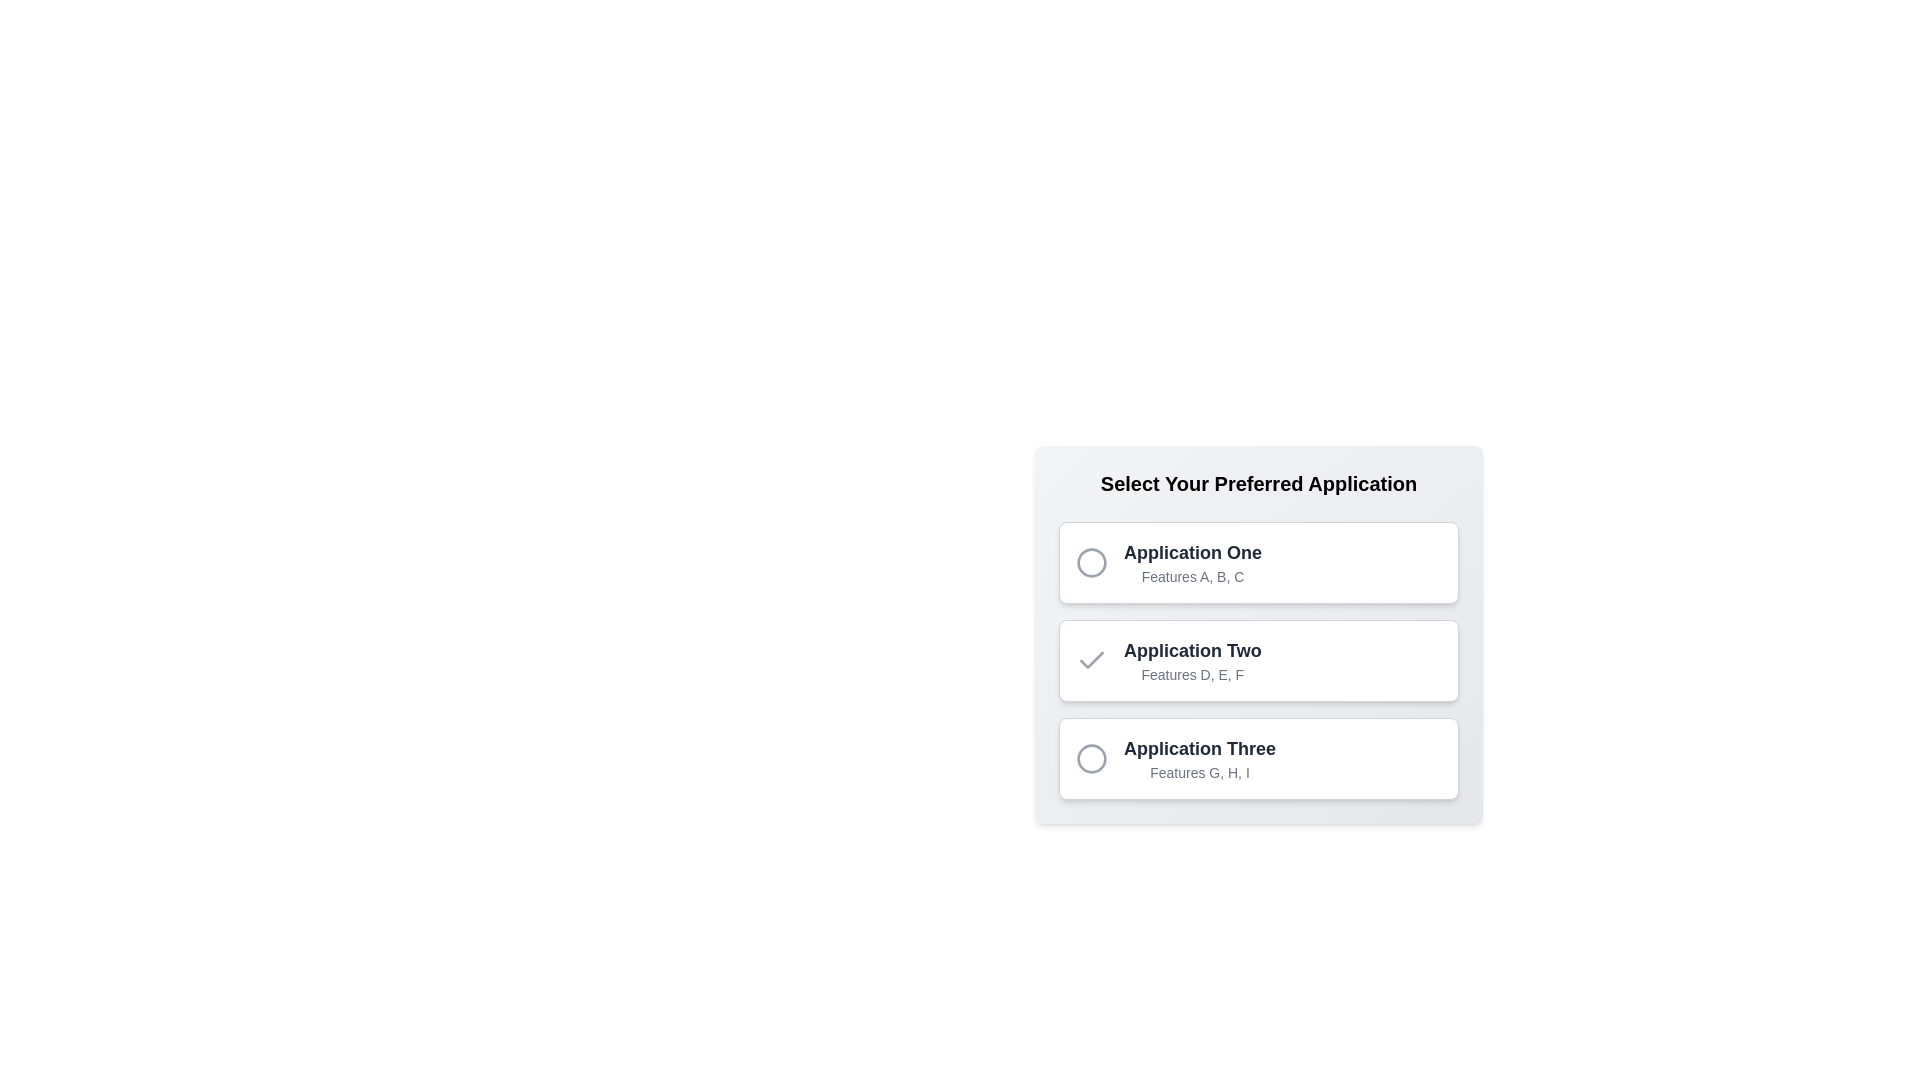 Image resolution: width=1920 pixels, height=1080 pixels. What do you see at coordinates (1193, 563) in the screenshot?
I see `the text element displaying 'Application One' and 'Features A, B, C' within the first selectable card to observe any tooltips or interactions` at bounding box center [1193, 563].